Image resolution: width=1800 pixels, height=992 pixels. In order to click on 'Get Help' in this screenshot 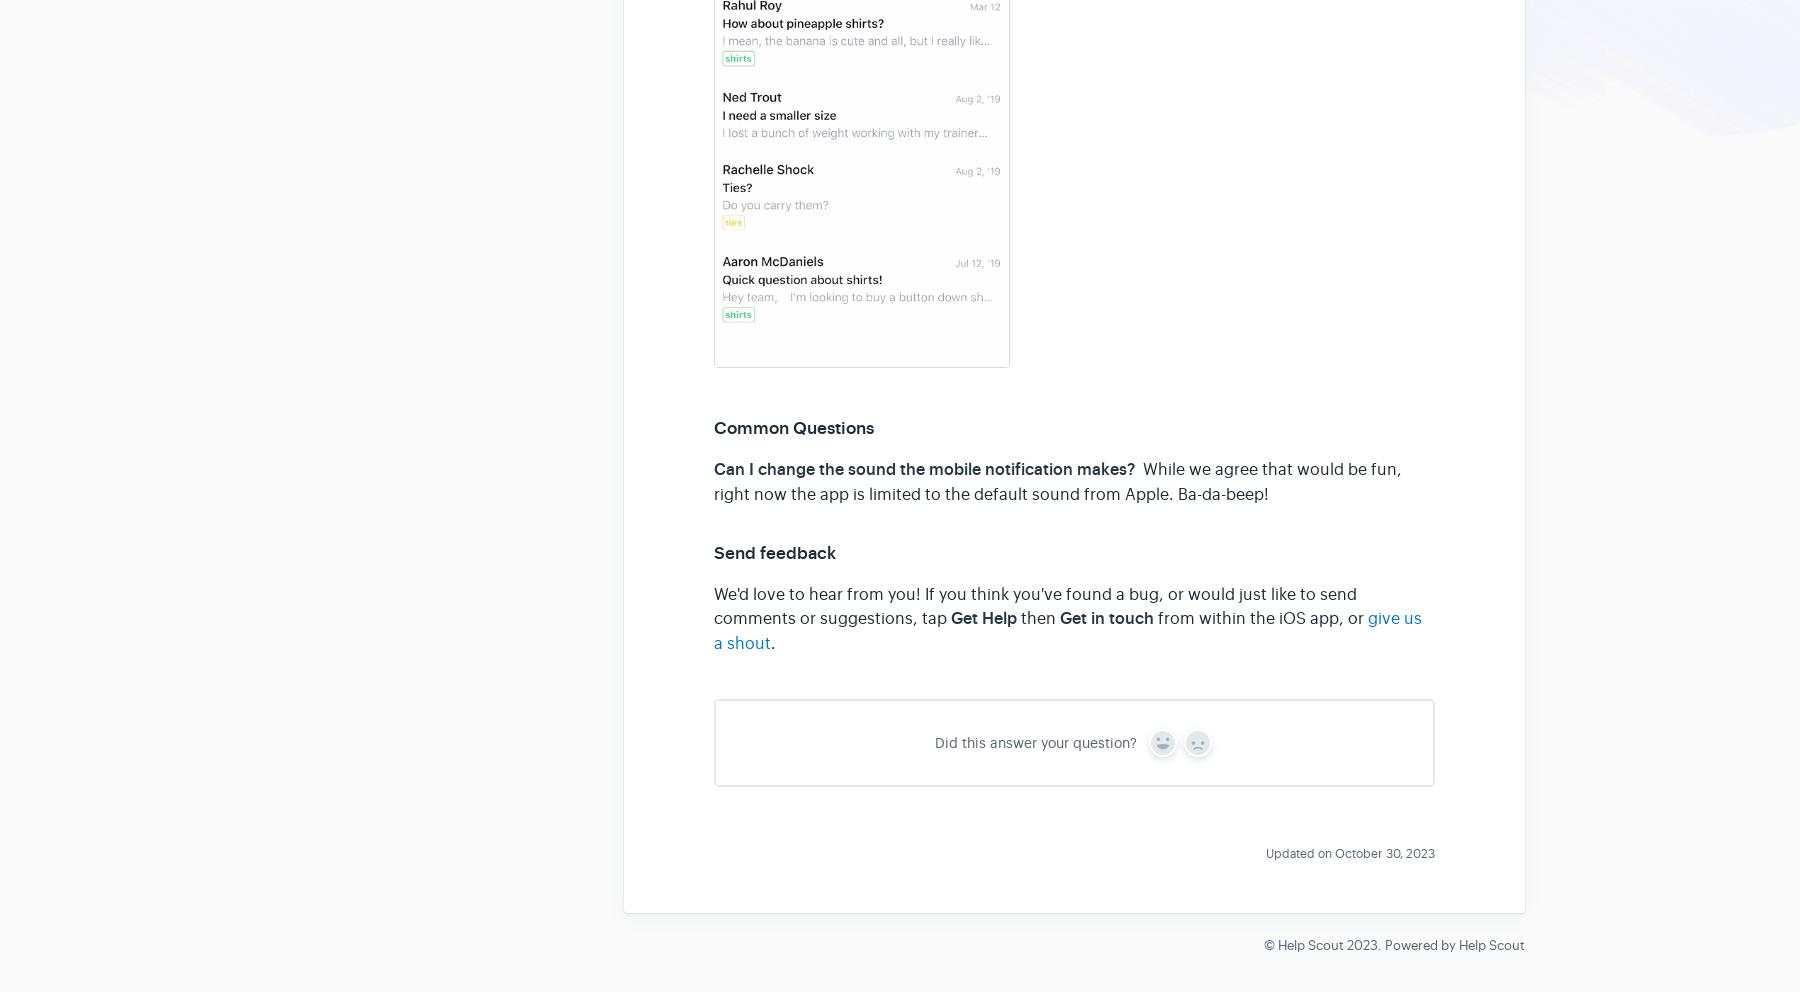, I will do `click(949, 617)`.